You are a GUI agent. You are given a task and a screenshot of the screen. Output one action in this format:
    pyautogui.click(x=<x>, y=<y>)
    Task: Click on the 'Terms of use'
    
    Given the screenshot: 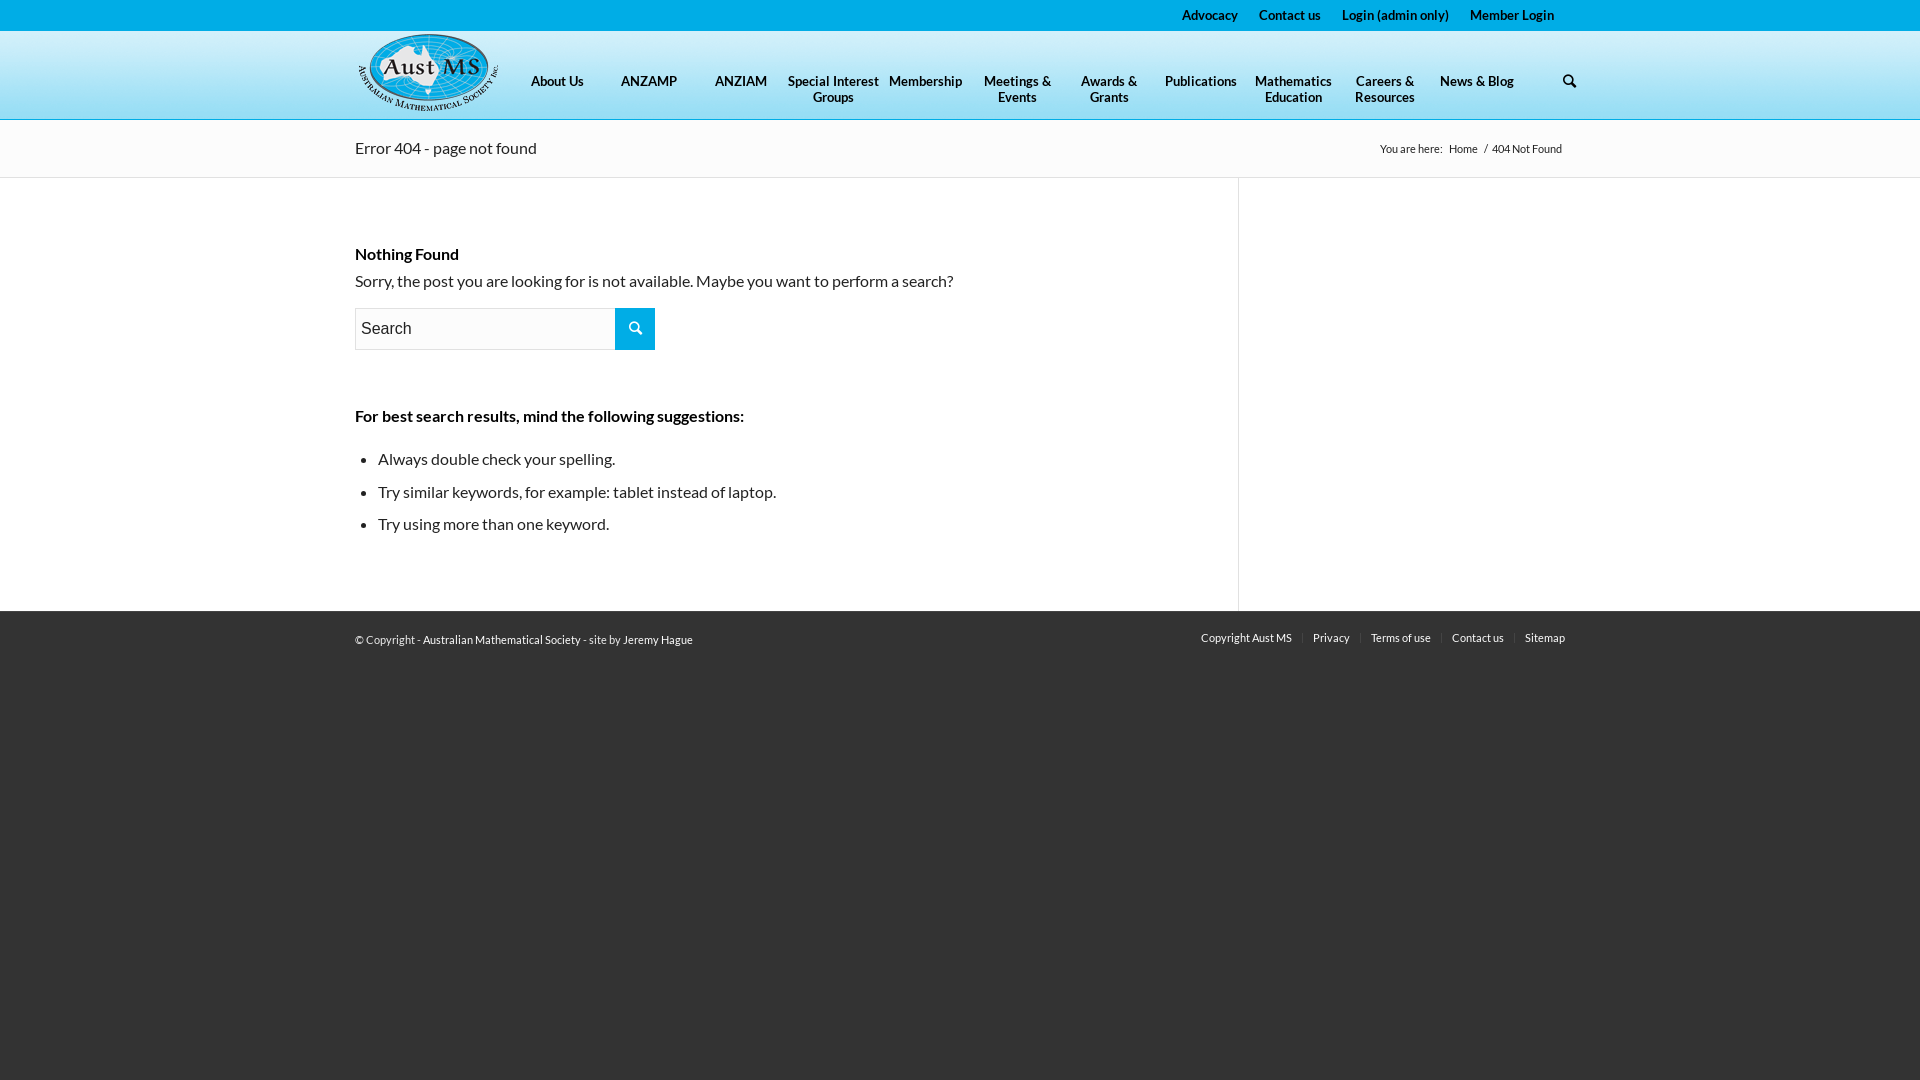 What is the action you would take?
    pyautogui.click(x=1400, y=637)
    